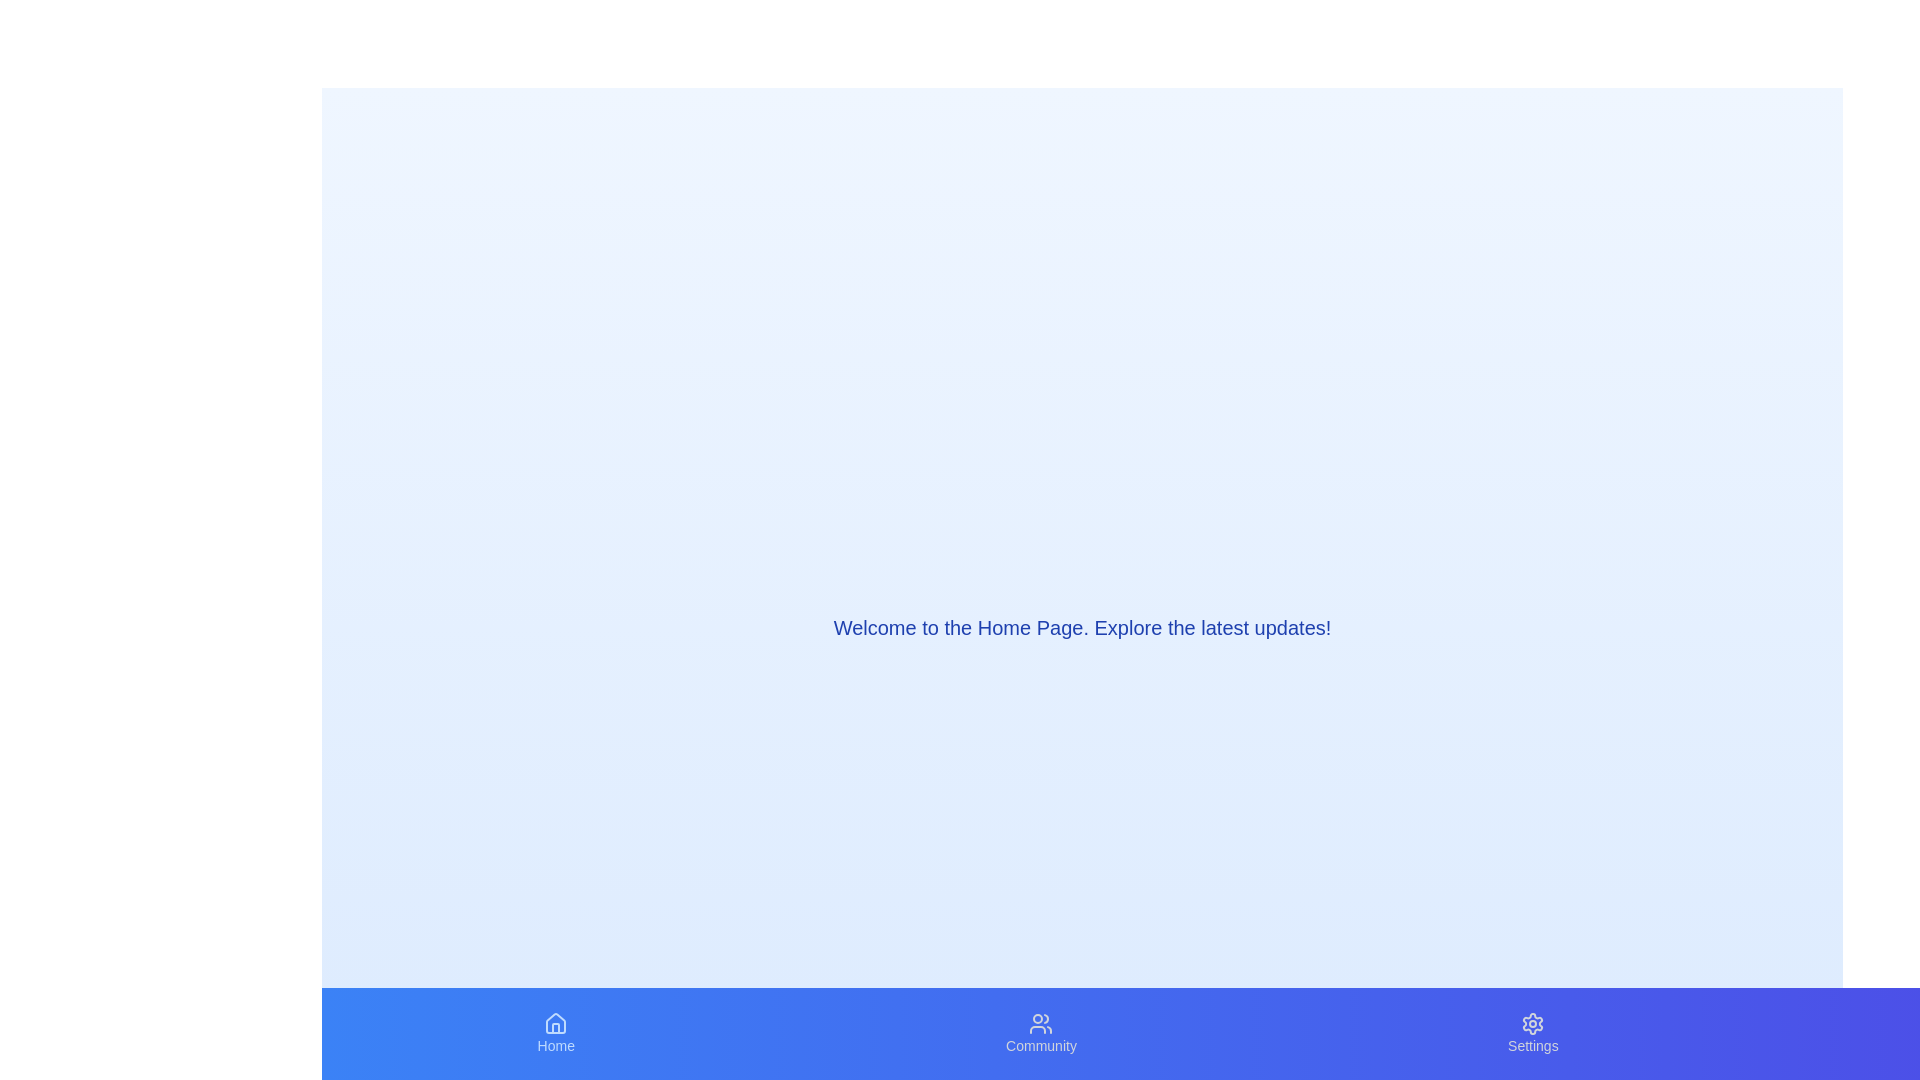  I want to click on the Community navigation button located in the bottom navigation bar, positioned between the Home and Settings buttons, so click(1040, 1033).